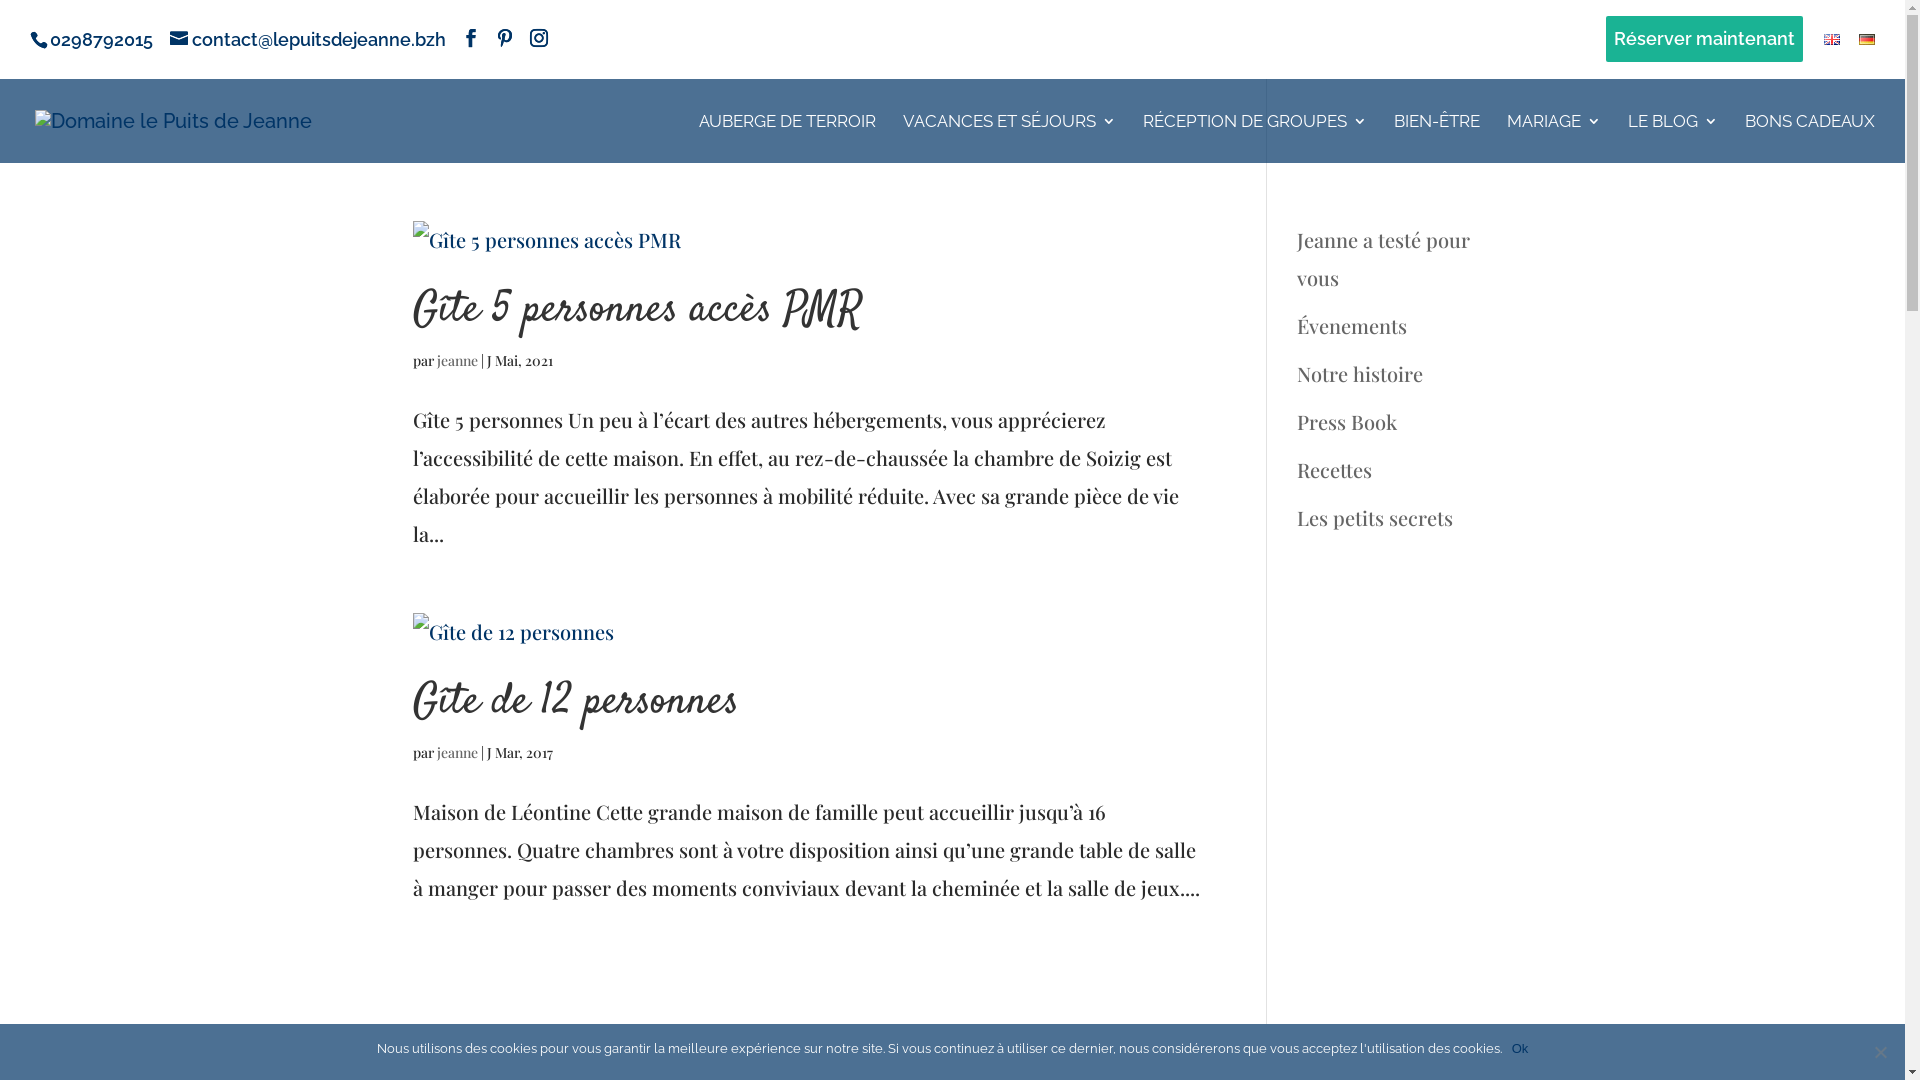 This screenshot has height=1080, width=1920. I want to click on 'MARIAGE', so click(1553, 137).